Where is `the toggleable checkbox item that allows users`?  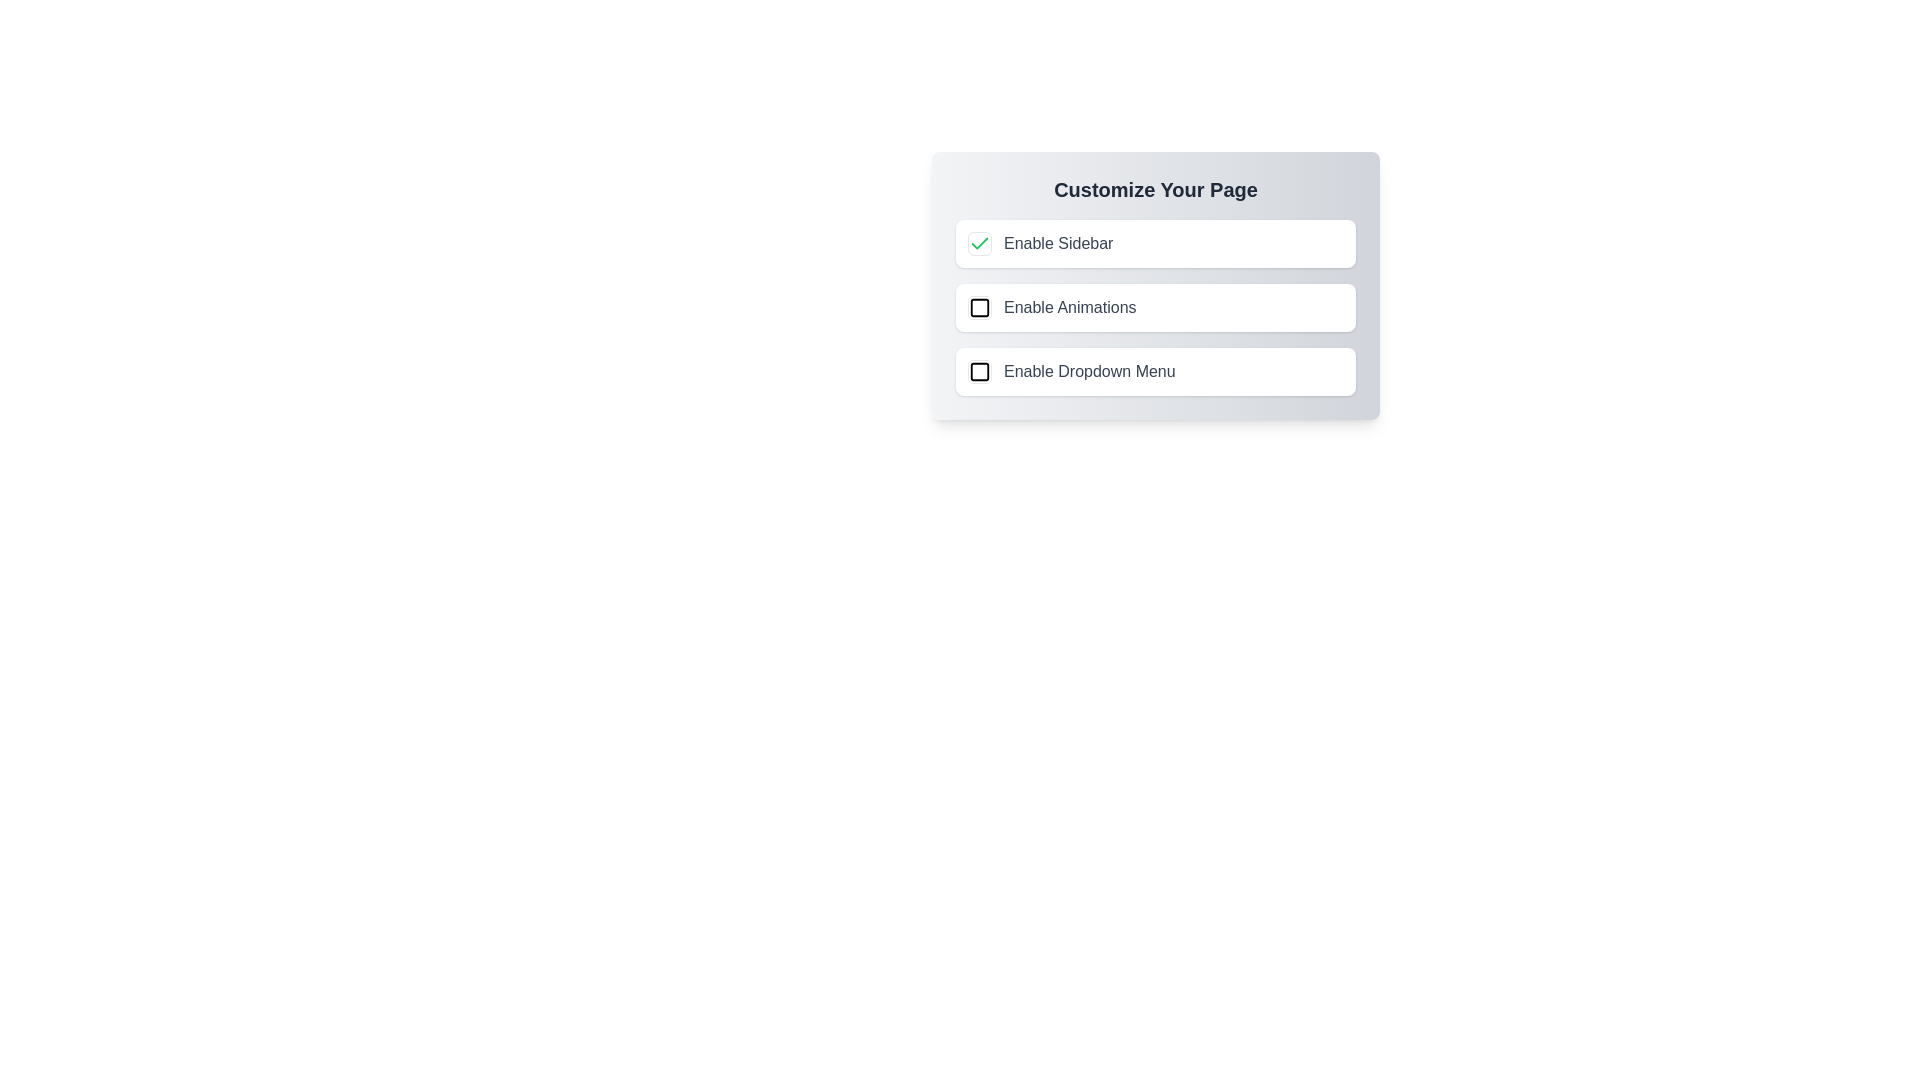
the toggleable checkbox item that allows users is located at coordinates (1156, 285).